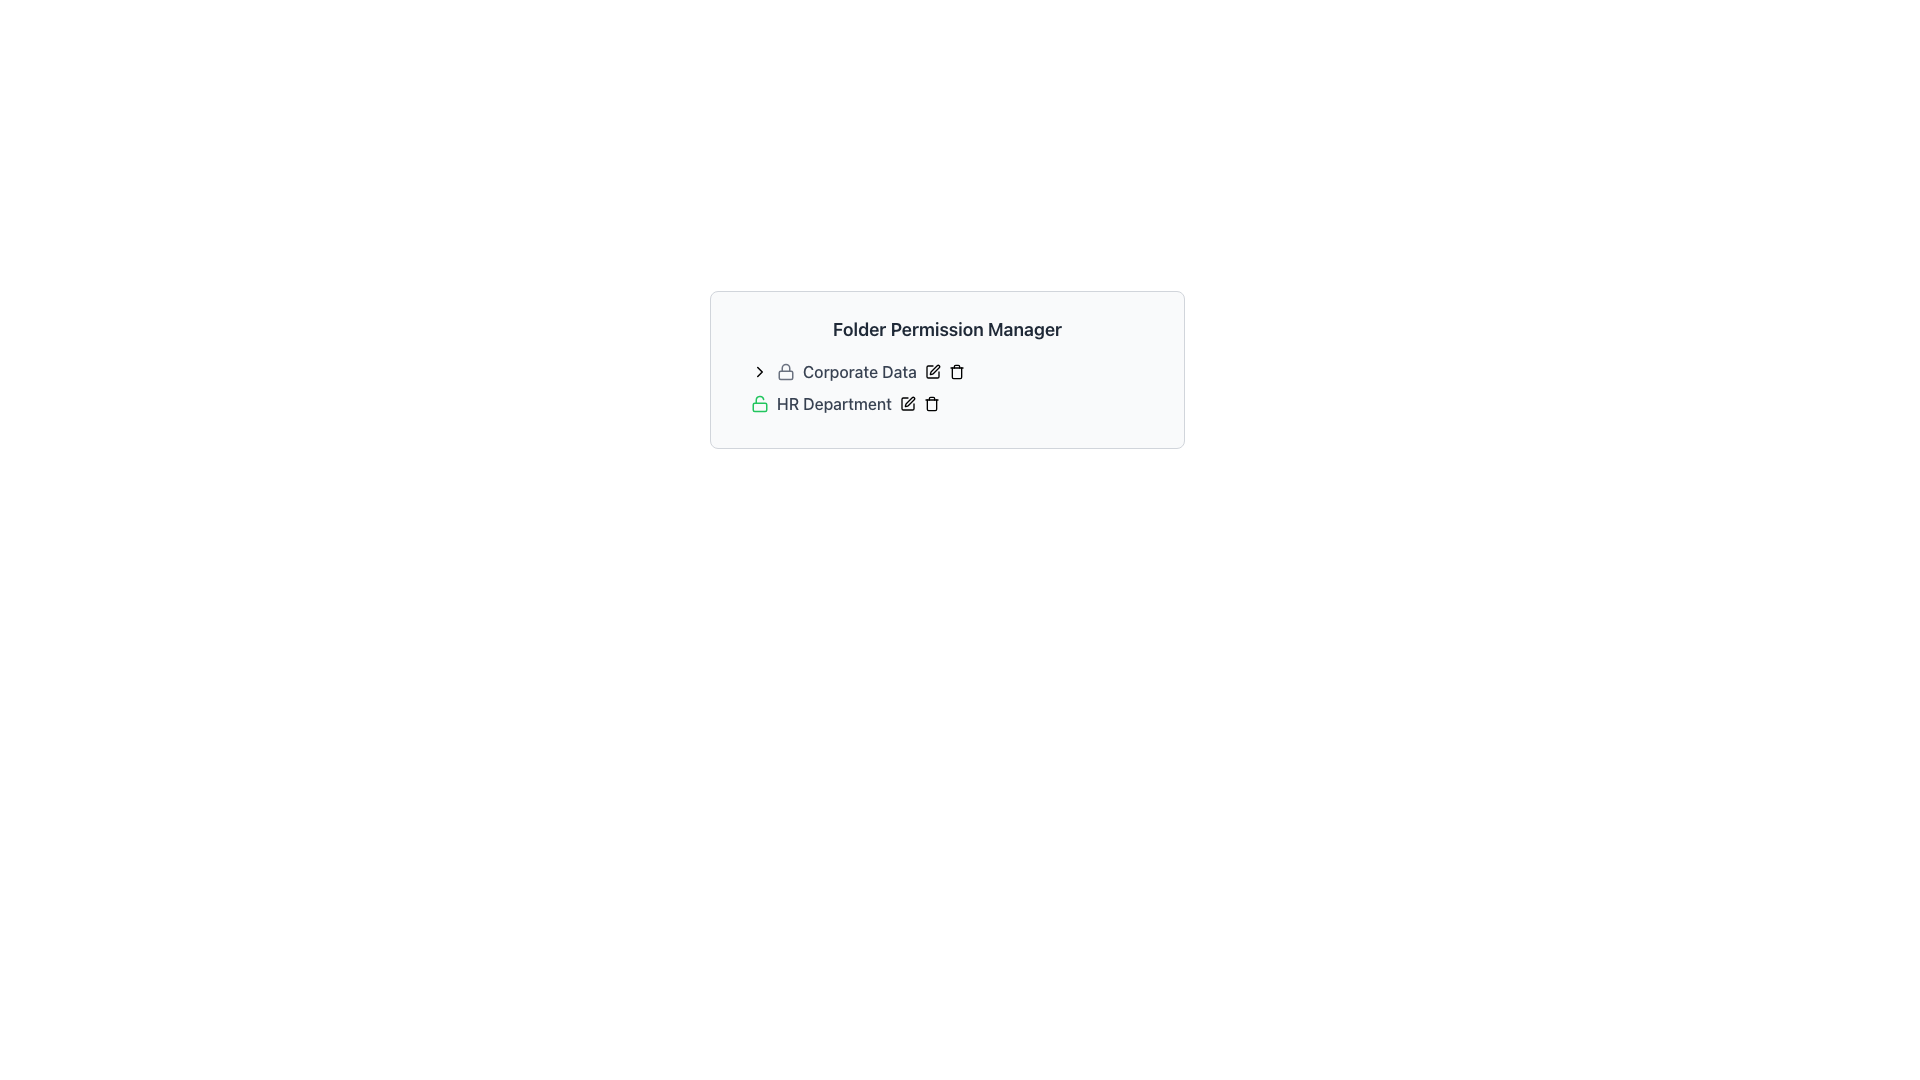  Describe the element at coordinates (931, 371) in the screenshot. I see `the edit button located to the left of the trash can icon` at that location.